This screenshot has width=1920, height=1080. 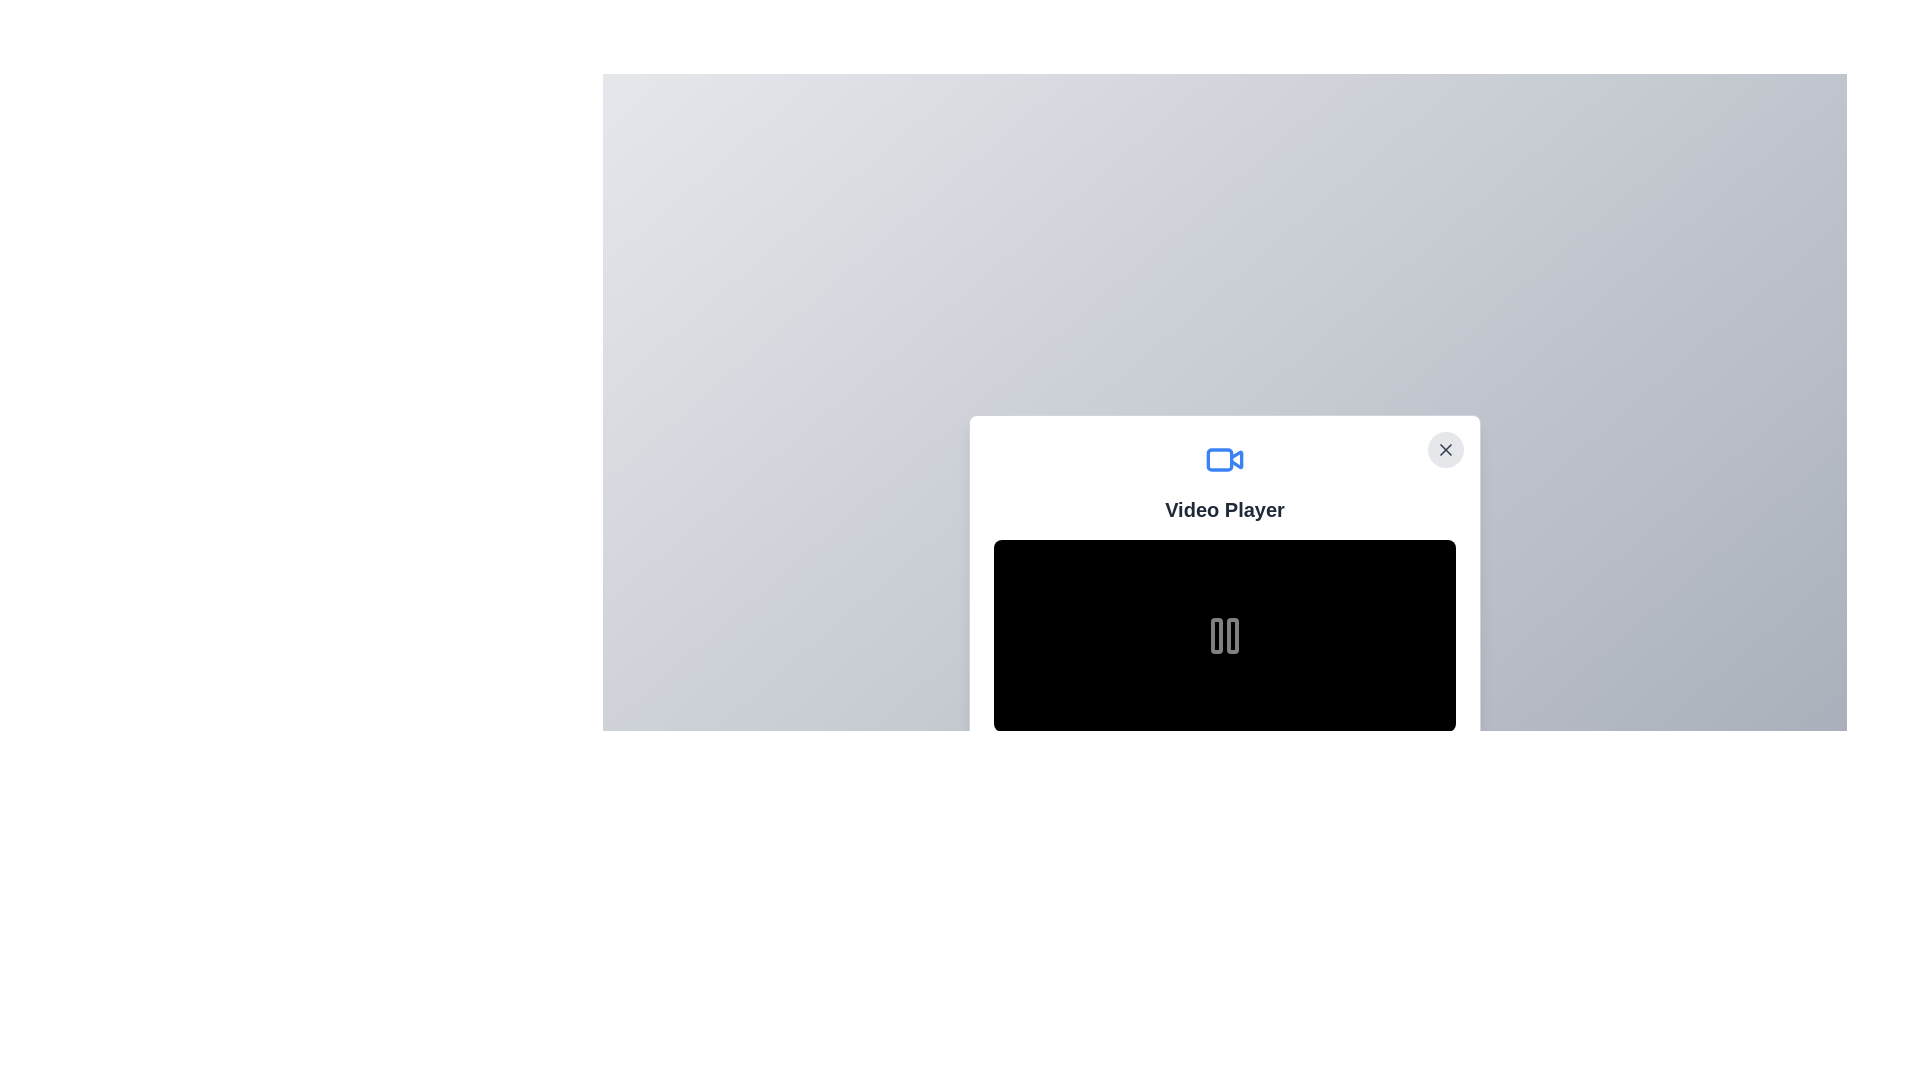 I want to click on the video functionality icon located at the top of the white card layout, centered horizontally above the 'Video Player' text, so click(x=1223, y=459).